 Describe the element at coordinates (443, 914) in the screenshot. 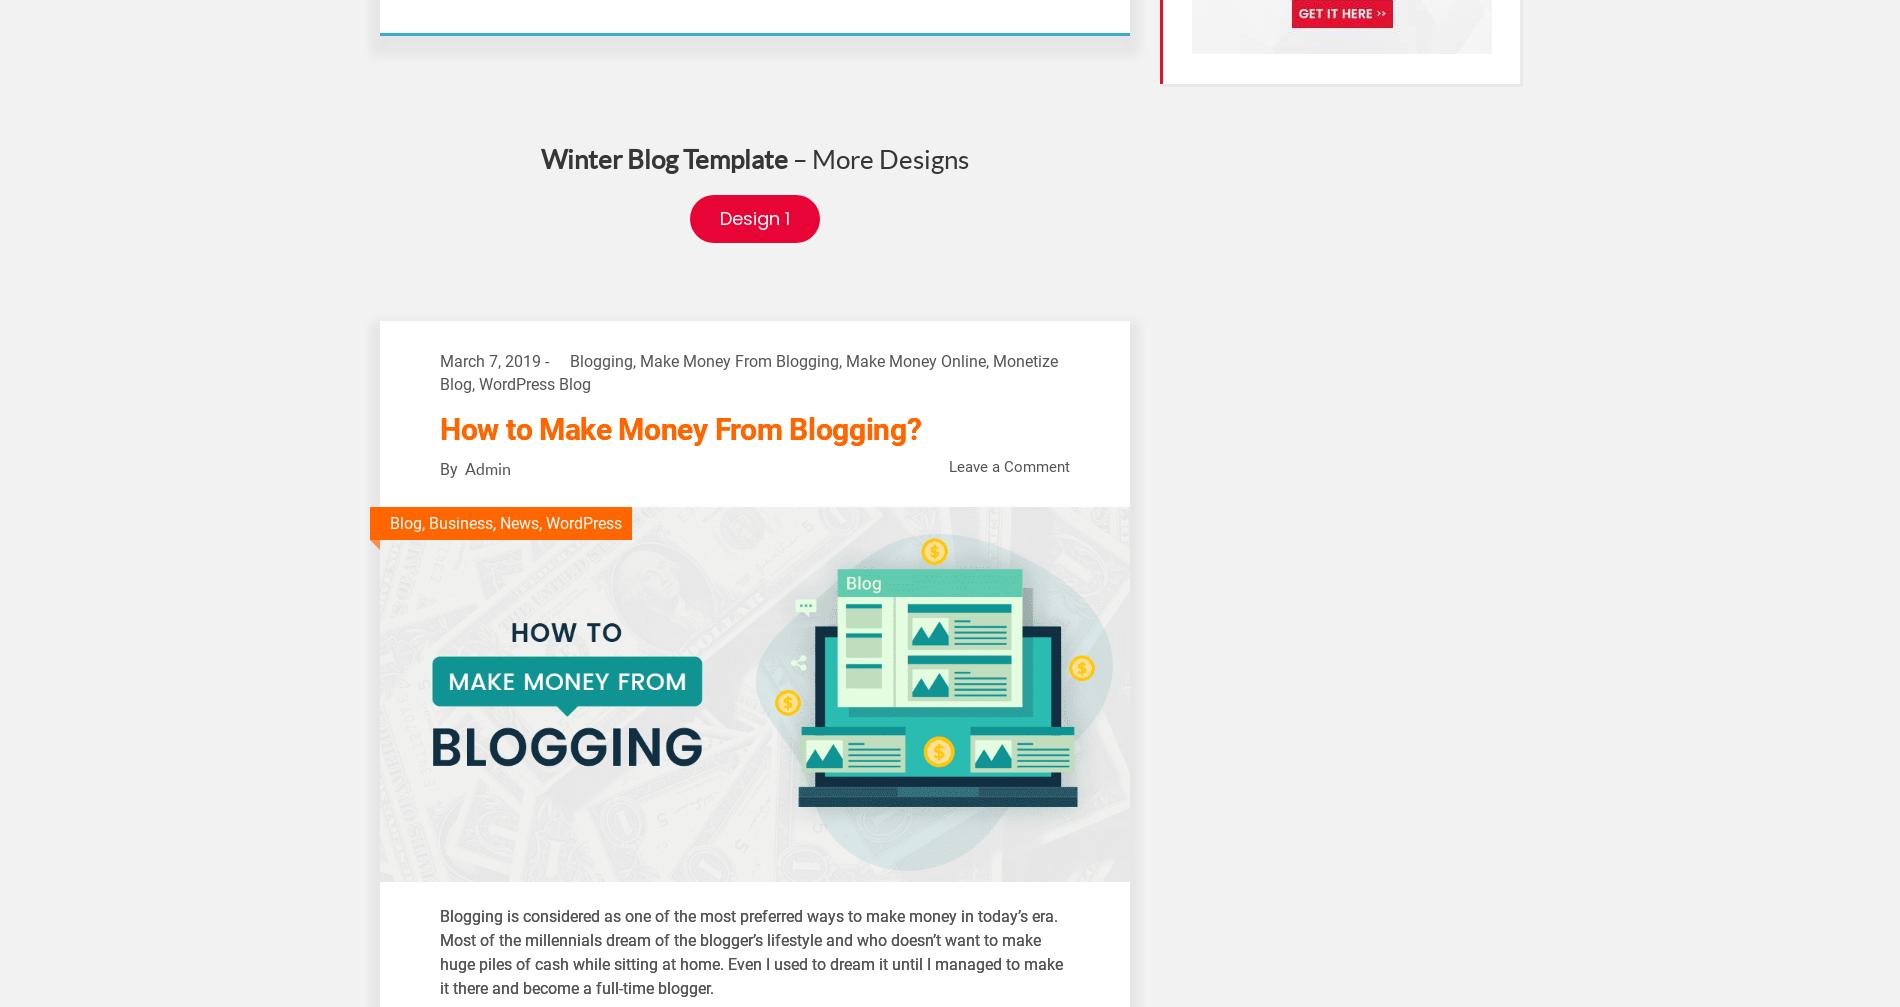

I see `'B'` at that location.